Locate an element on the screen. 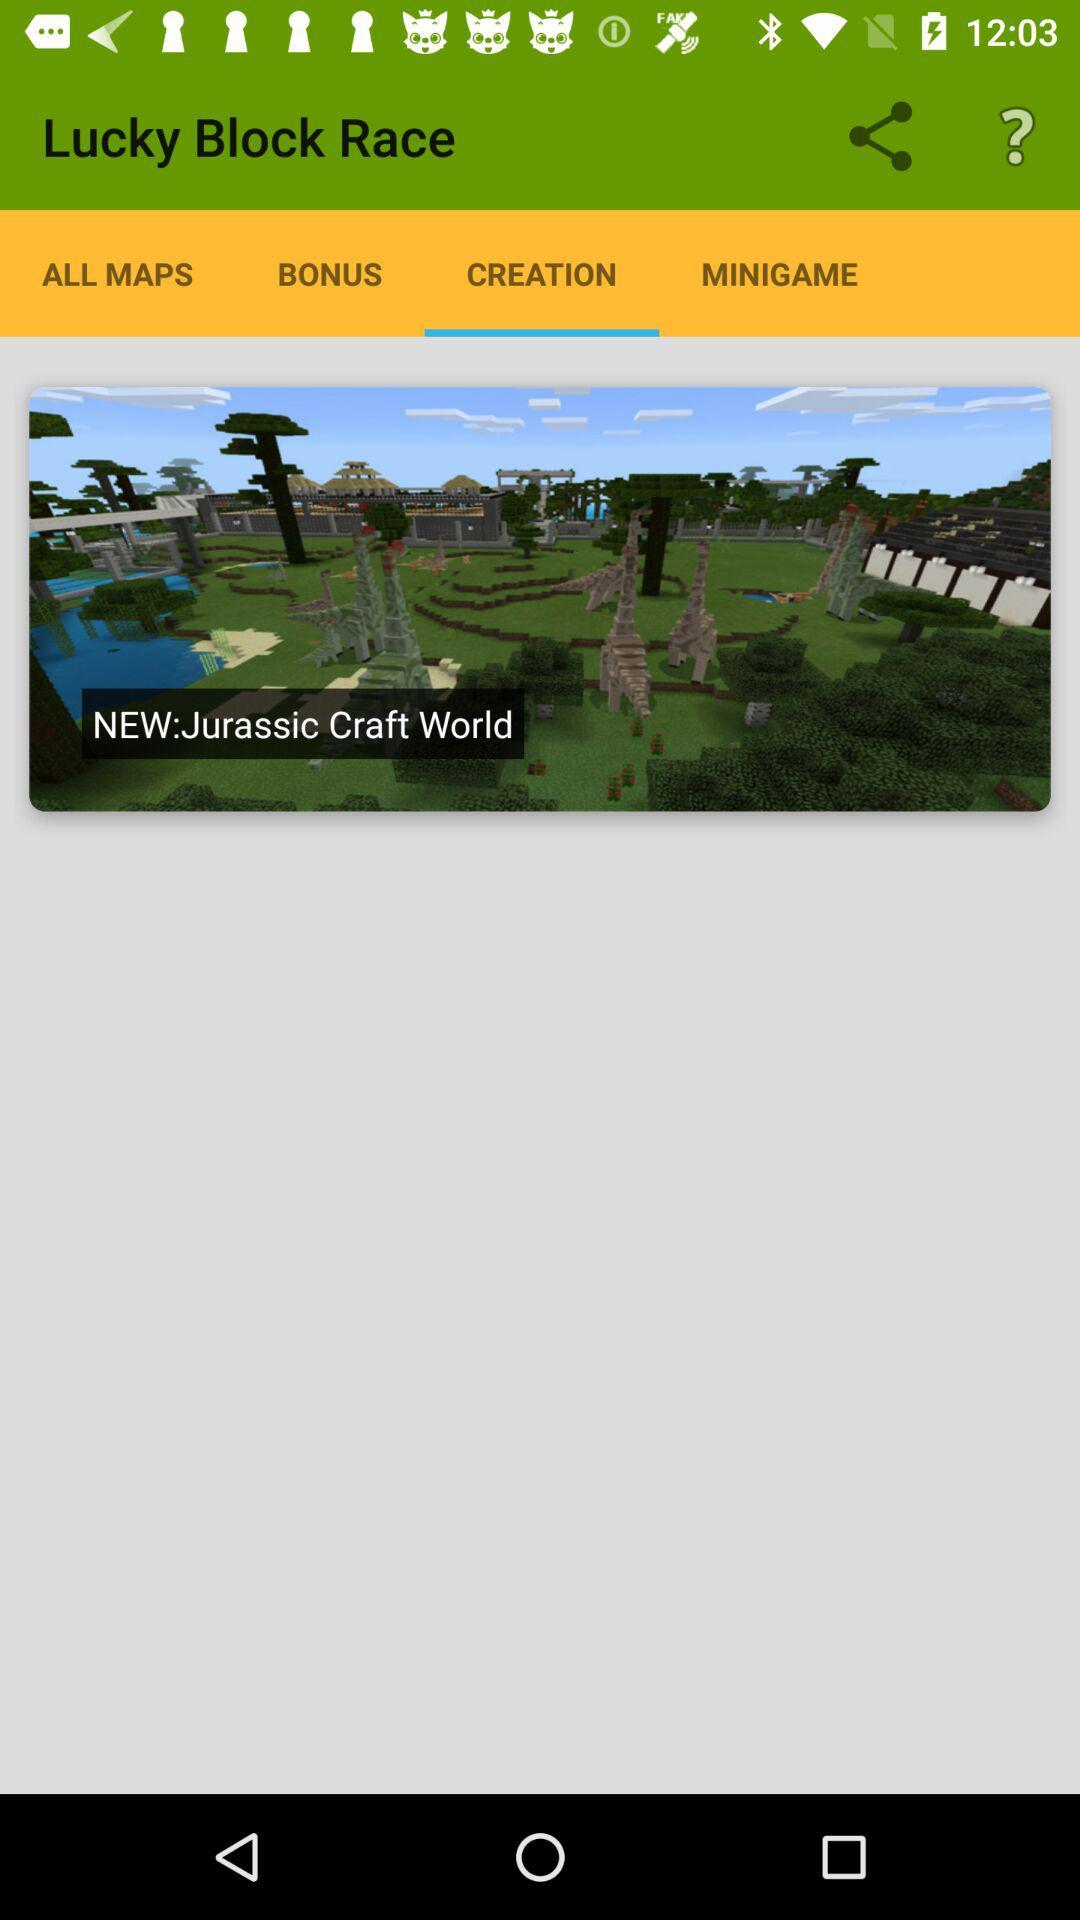 This screenshot has height=1920, width=1080. the item next to creation app is located at coordinates (778, 272).